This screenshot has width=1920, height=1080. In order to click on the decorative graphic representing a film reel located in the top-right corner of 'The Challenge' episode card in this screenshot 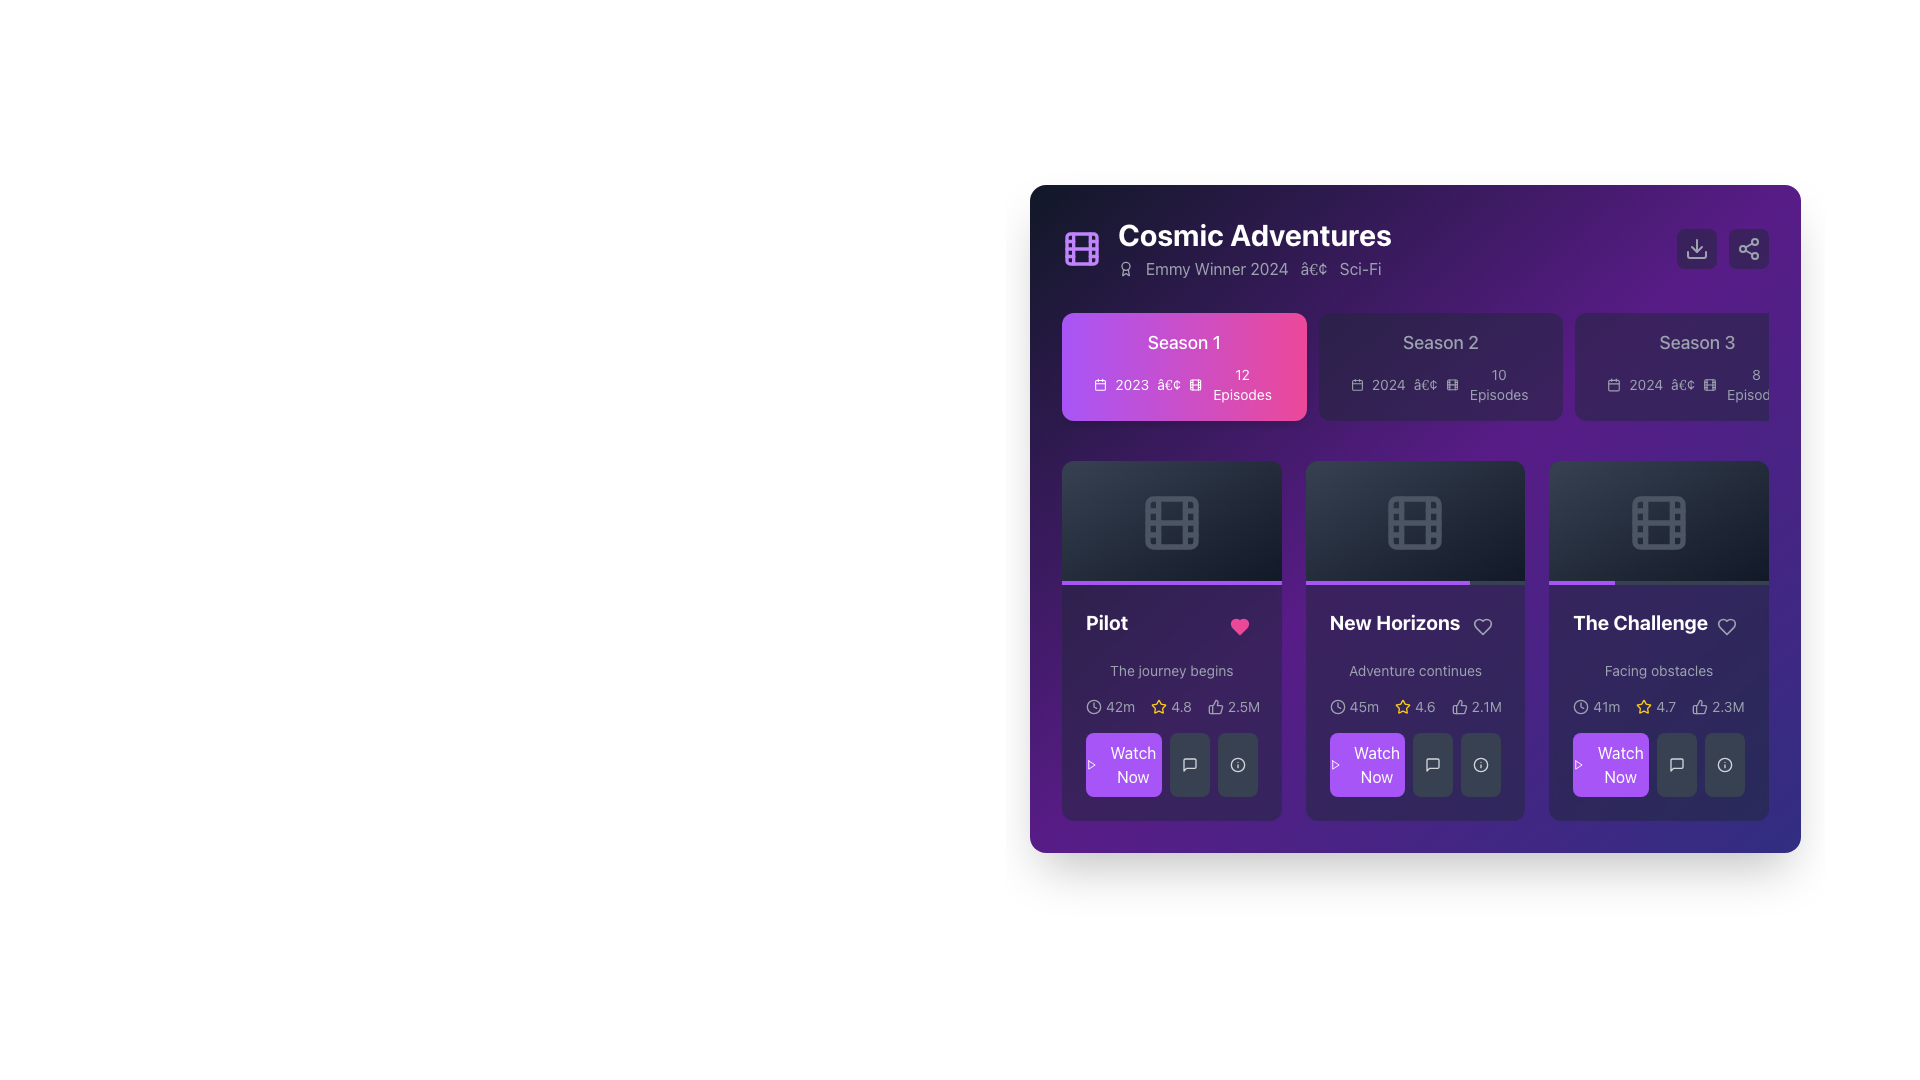, I will do `click(1659, 521)`.